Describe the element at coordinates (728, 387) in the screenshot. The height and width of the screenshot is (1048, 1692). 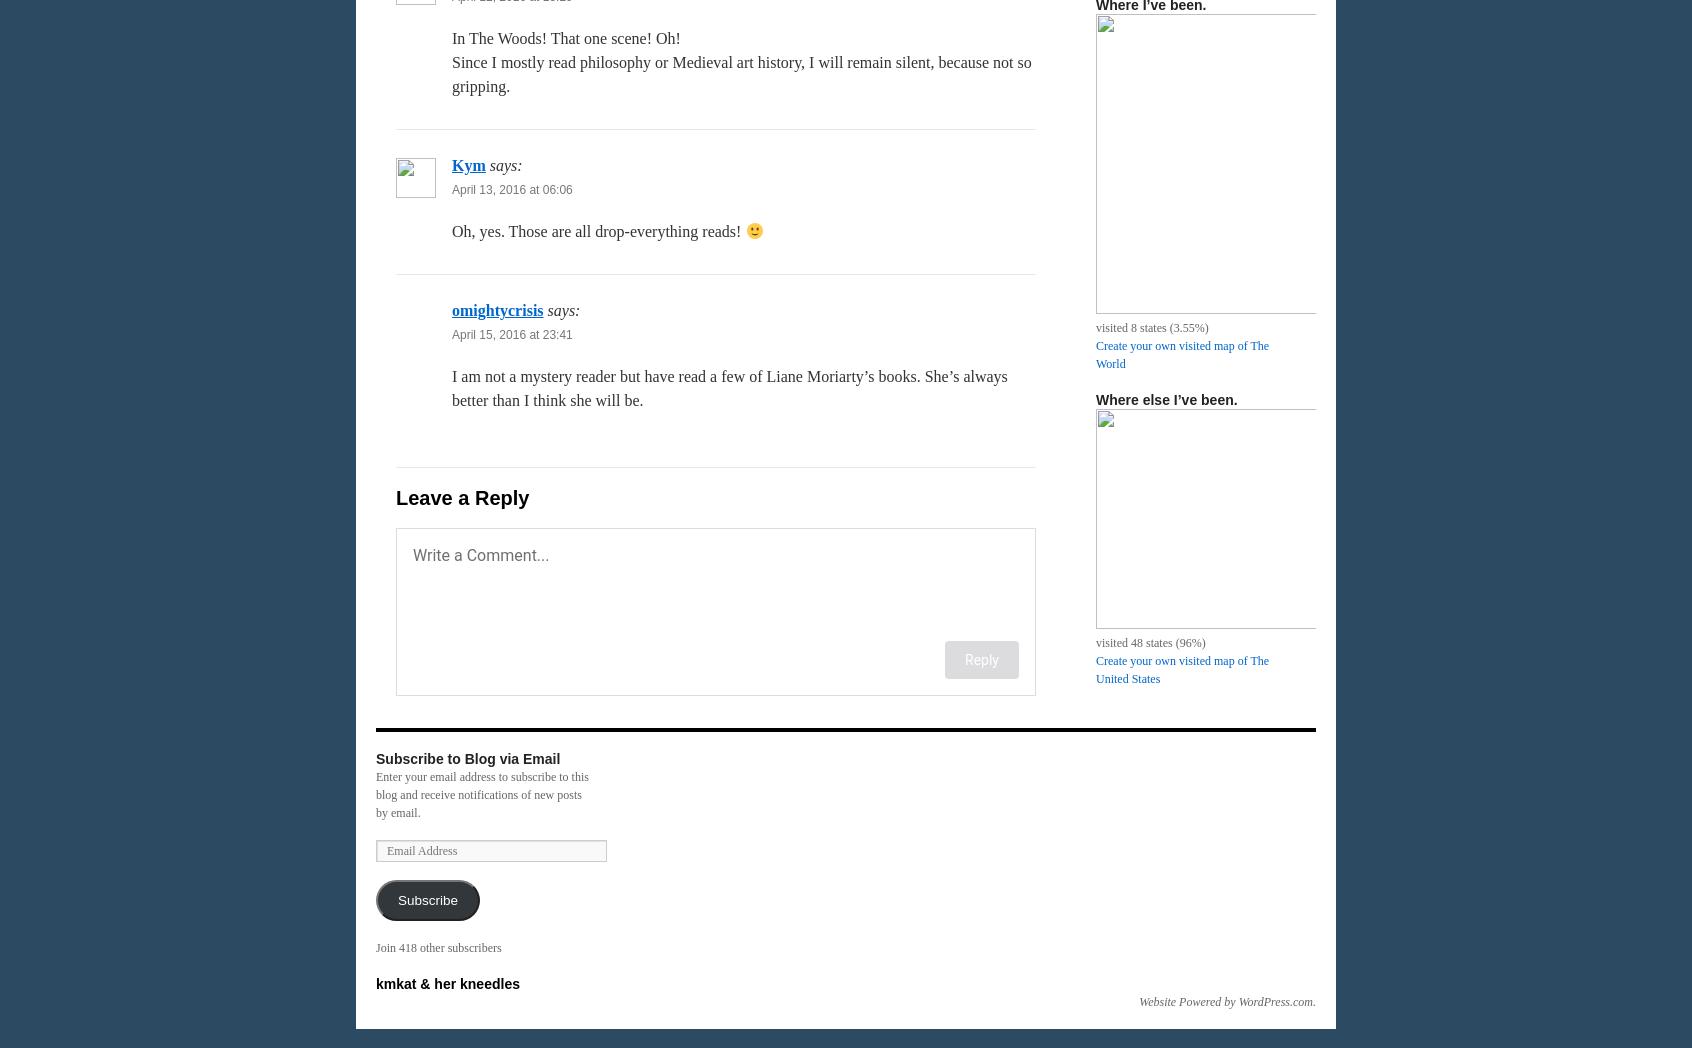
I see `'I am not a mystery reader but have read a few of Liane Moriarty’s books. She’s always better than I think she will be.'` at that location.